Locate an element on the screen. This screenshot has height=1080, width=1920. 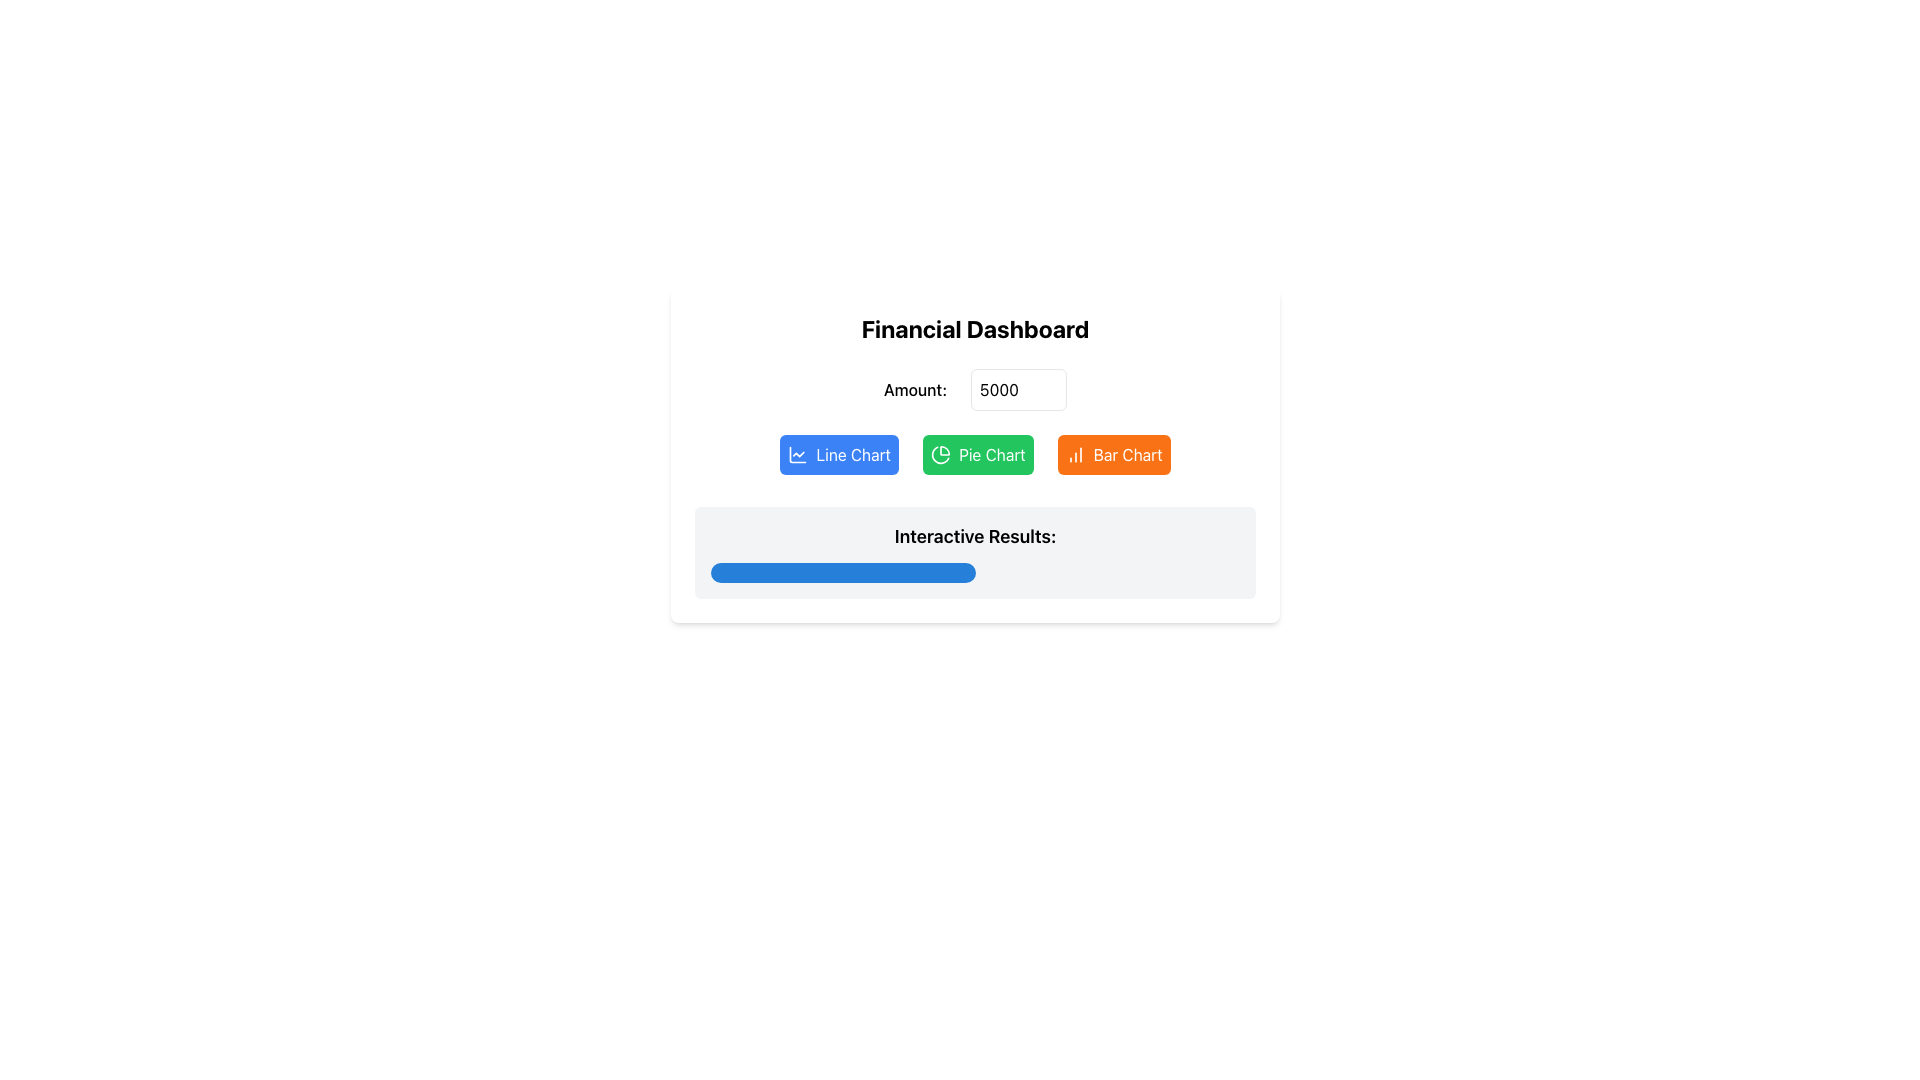
the SVG icon for the 'Pie Chart' functionality, which is located within the green 'Pie Chart' button situated between the blue 'Line Chart' button and the orange 'Bar Chart' button is located at coordinates (939, 455).